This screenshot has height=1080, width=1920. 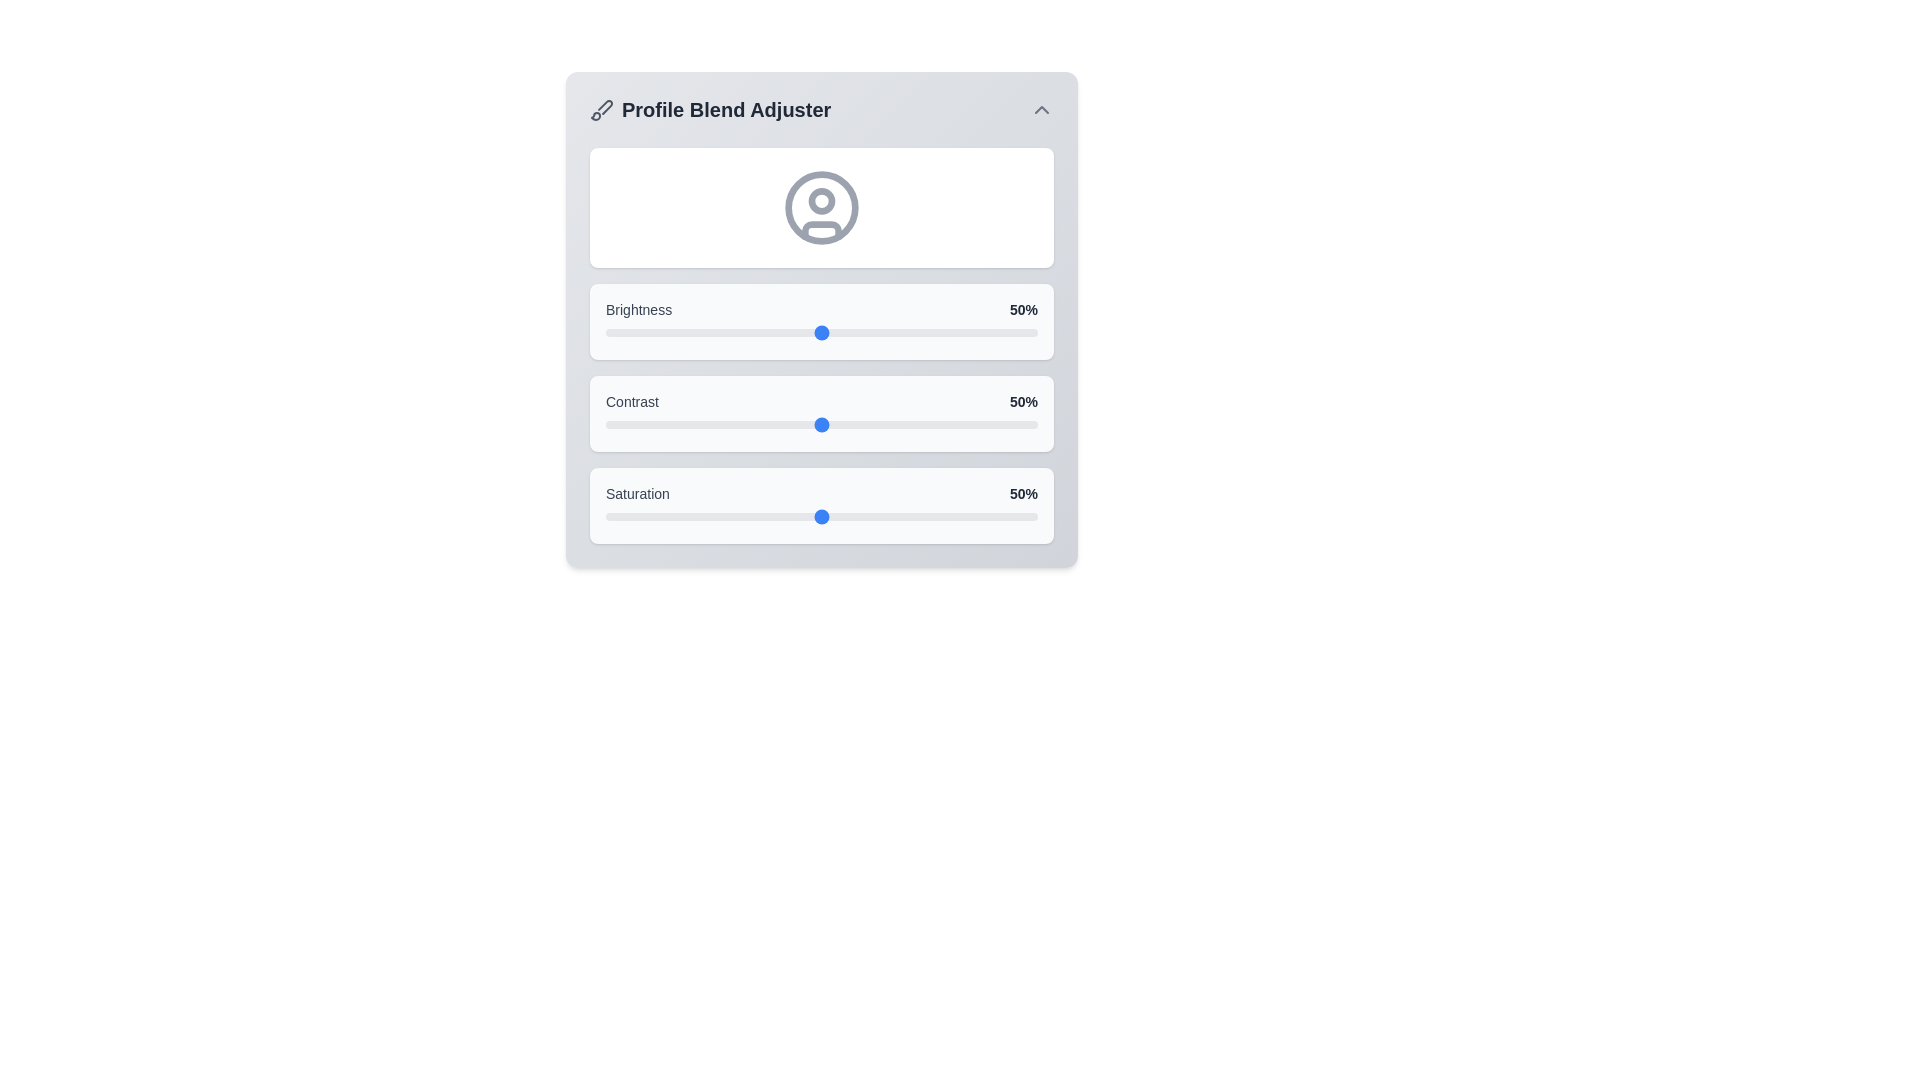 I want to click on contrast, so click(x=994, y=423).